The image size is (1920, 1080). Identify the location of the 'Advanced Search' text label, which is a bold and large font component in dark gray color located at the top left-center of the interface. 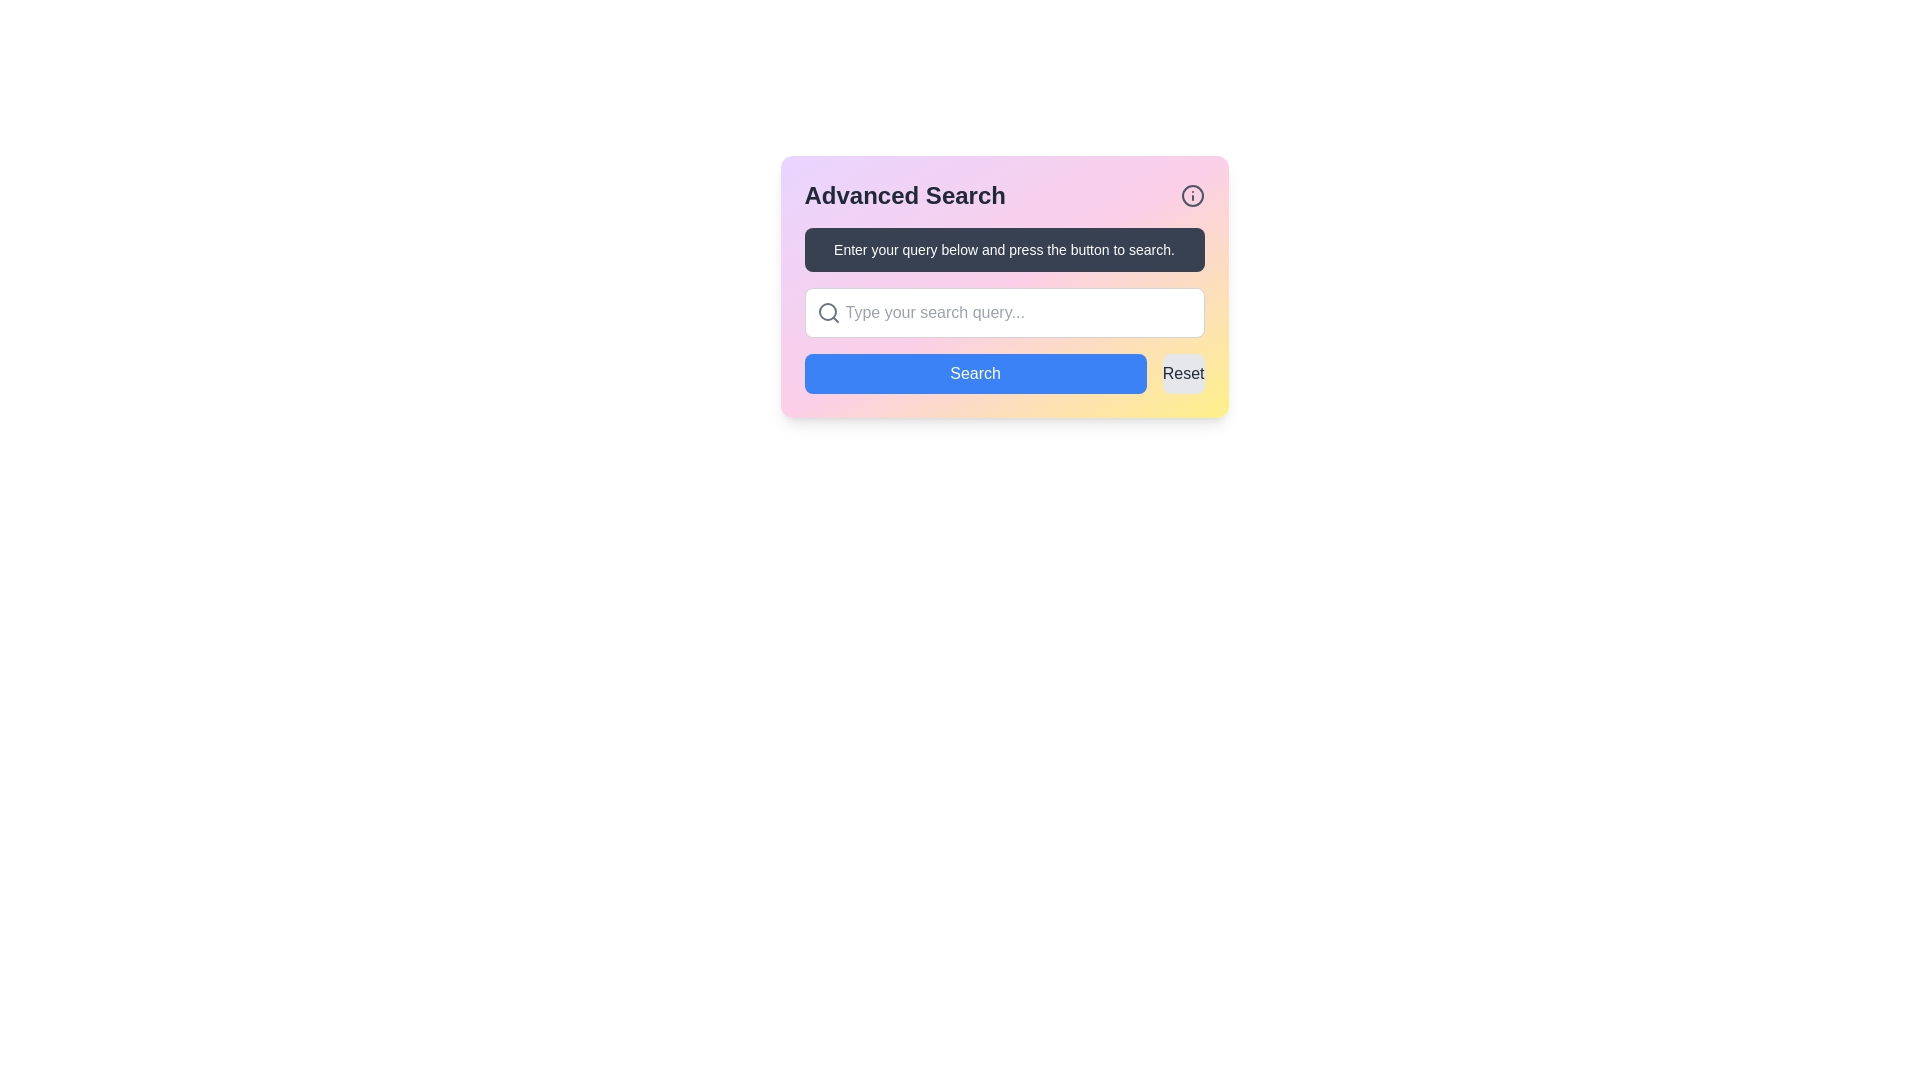
(904, 196).